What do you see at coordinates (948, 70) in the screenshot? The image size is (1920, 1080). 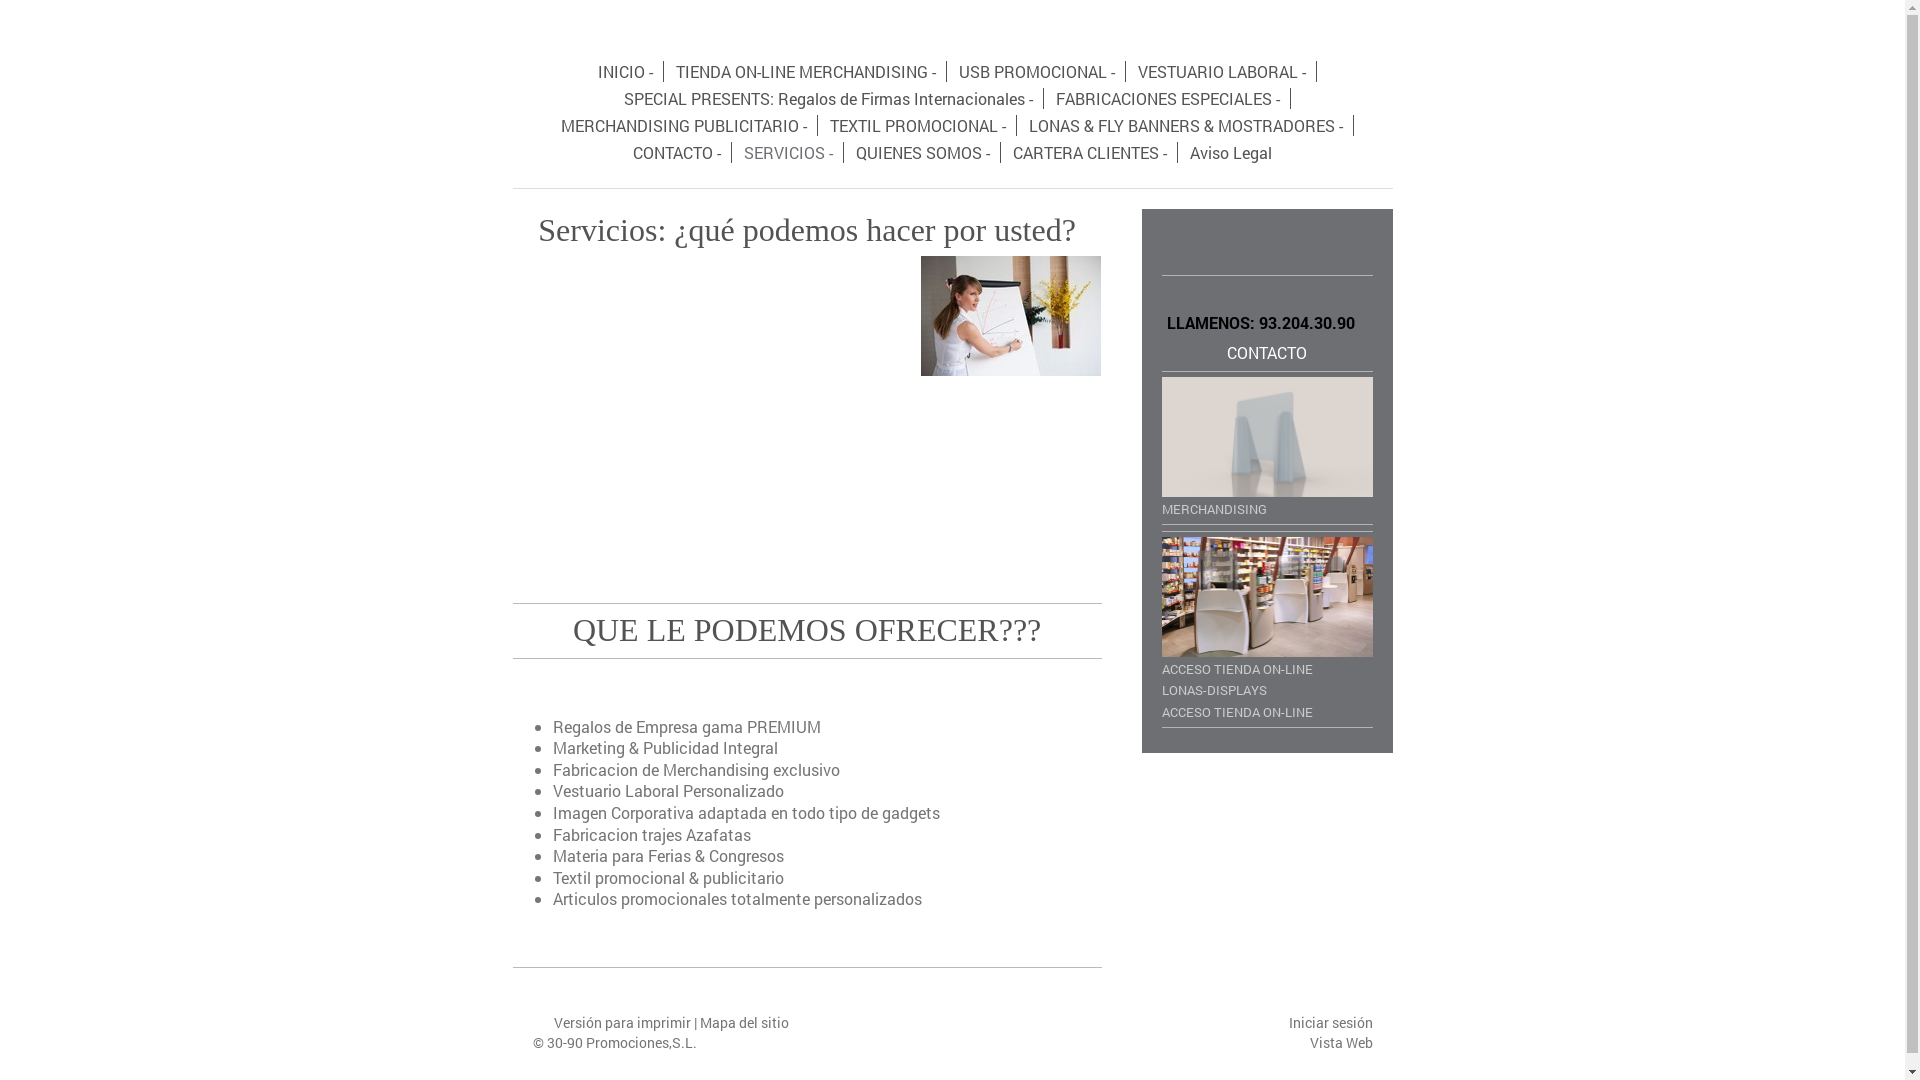 I see `'USB PROMOCIONAL -'` at bounding box center [948, 70].